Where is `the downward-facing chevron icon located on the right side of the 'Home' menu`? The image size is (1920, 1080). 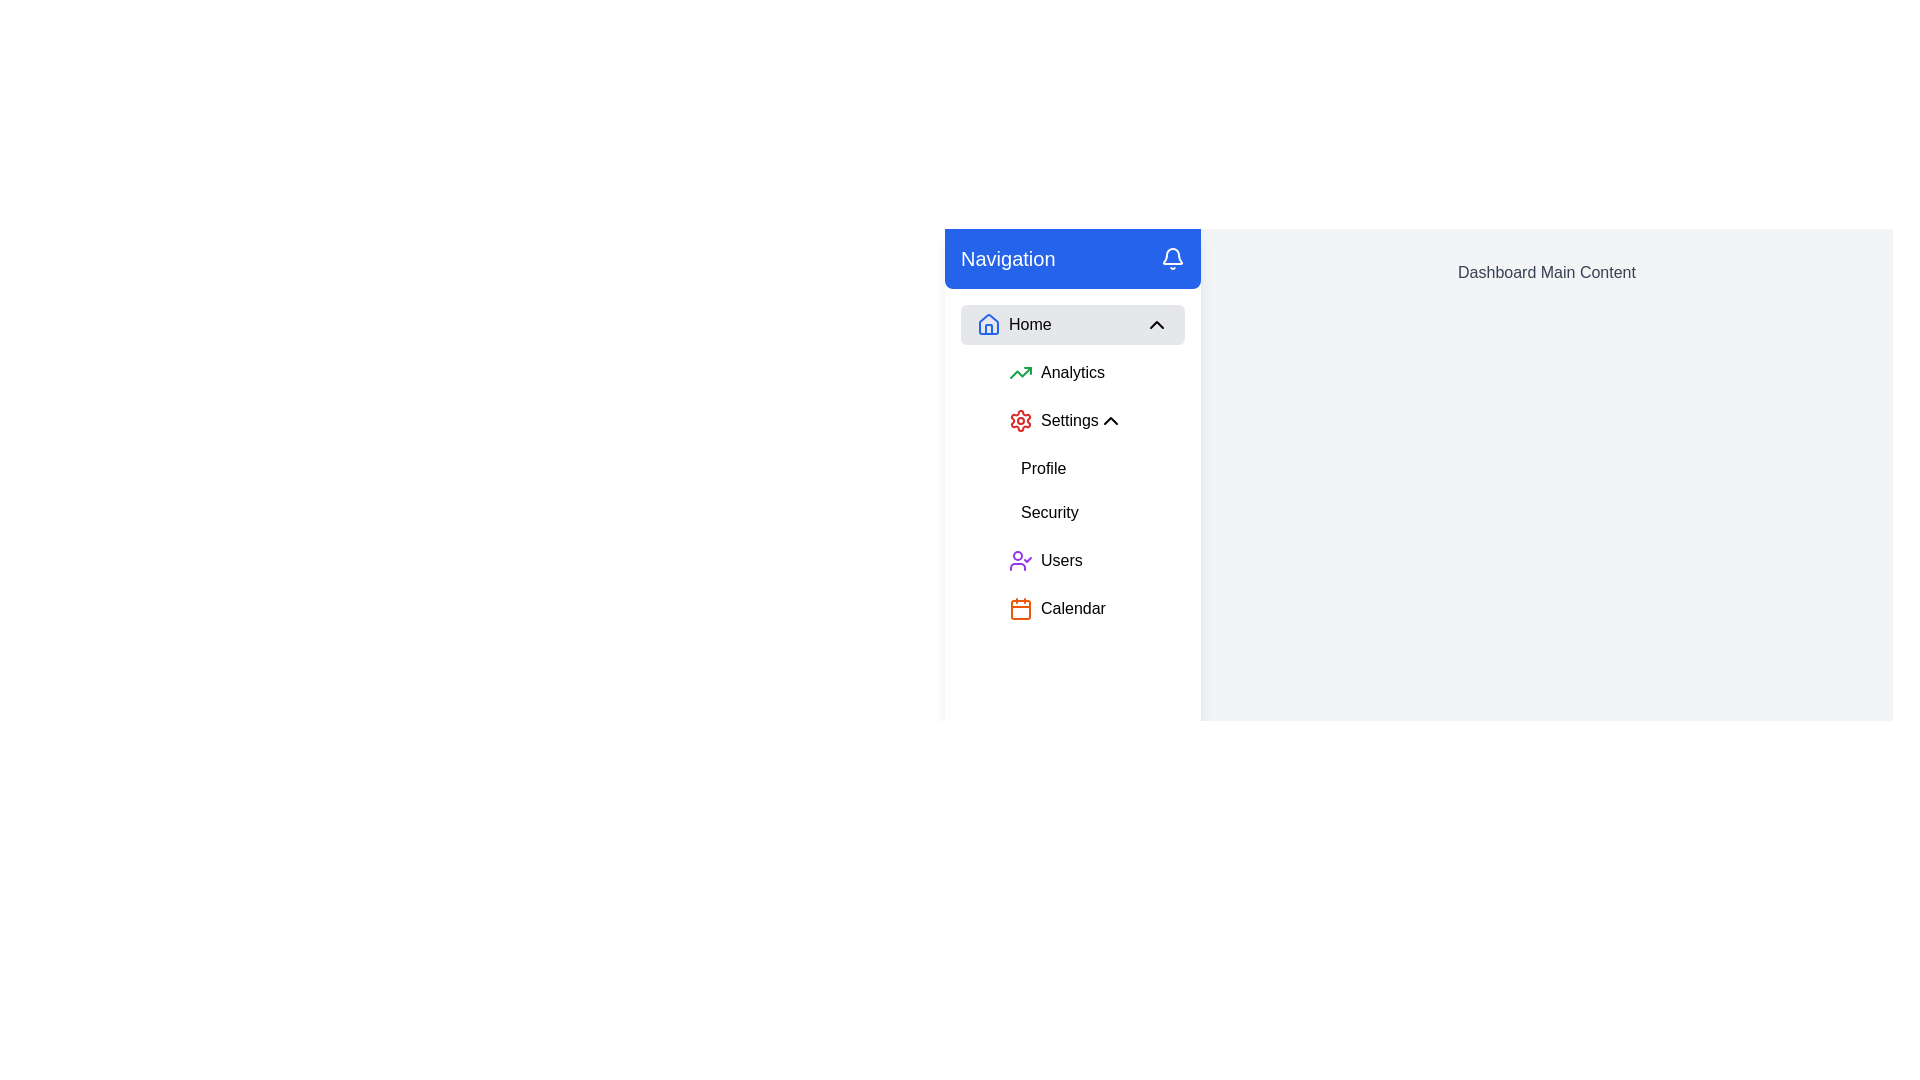
the downward-facing chevron icon located on the right side of the 'Home' menu is located at coordinates (1156, 323).